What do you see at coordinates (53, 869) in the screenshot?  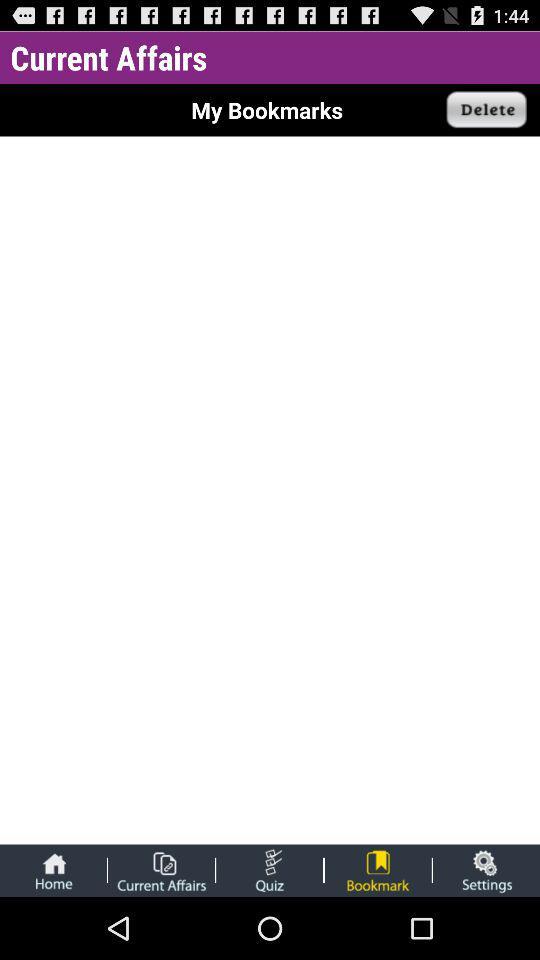 I see `home tab` at bounding box center [53, 869].